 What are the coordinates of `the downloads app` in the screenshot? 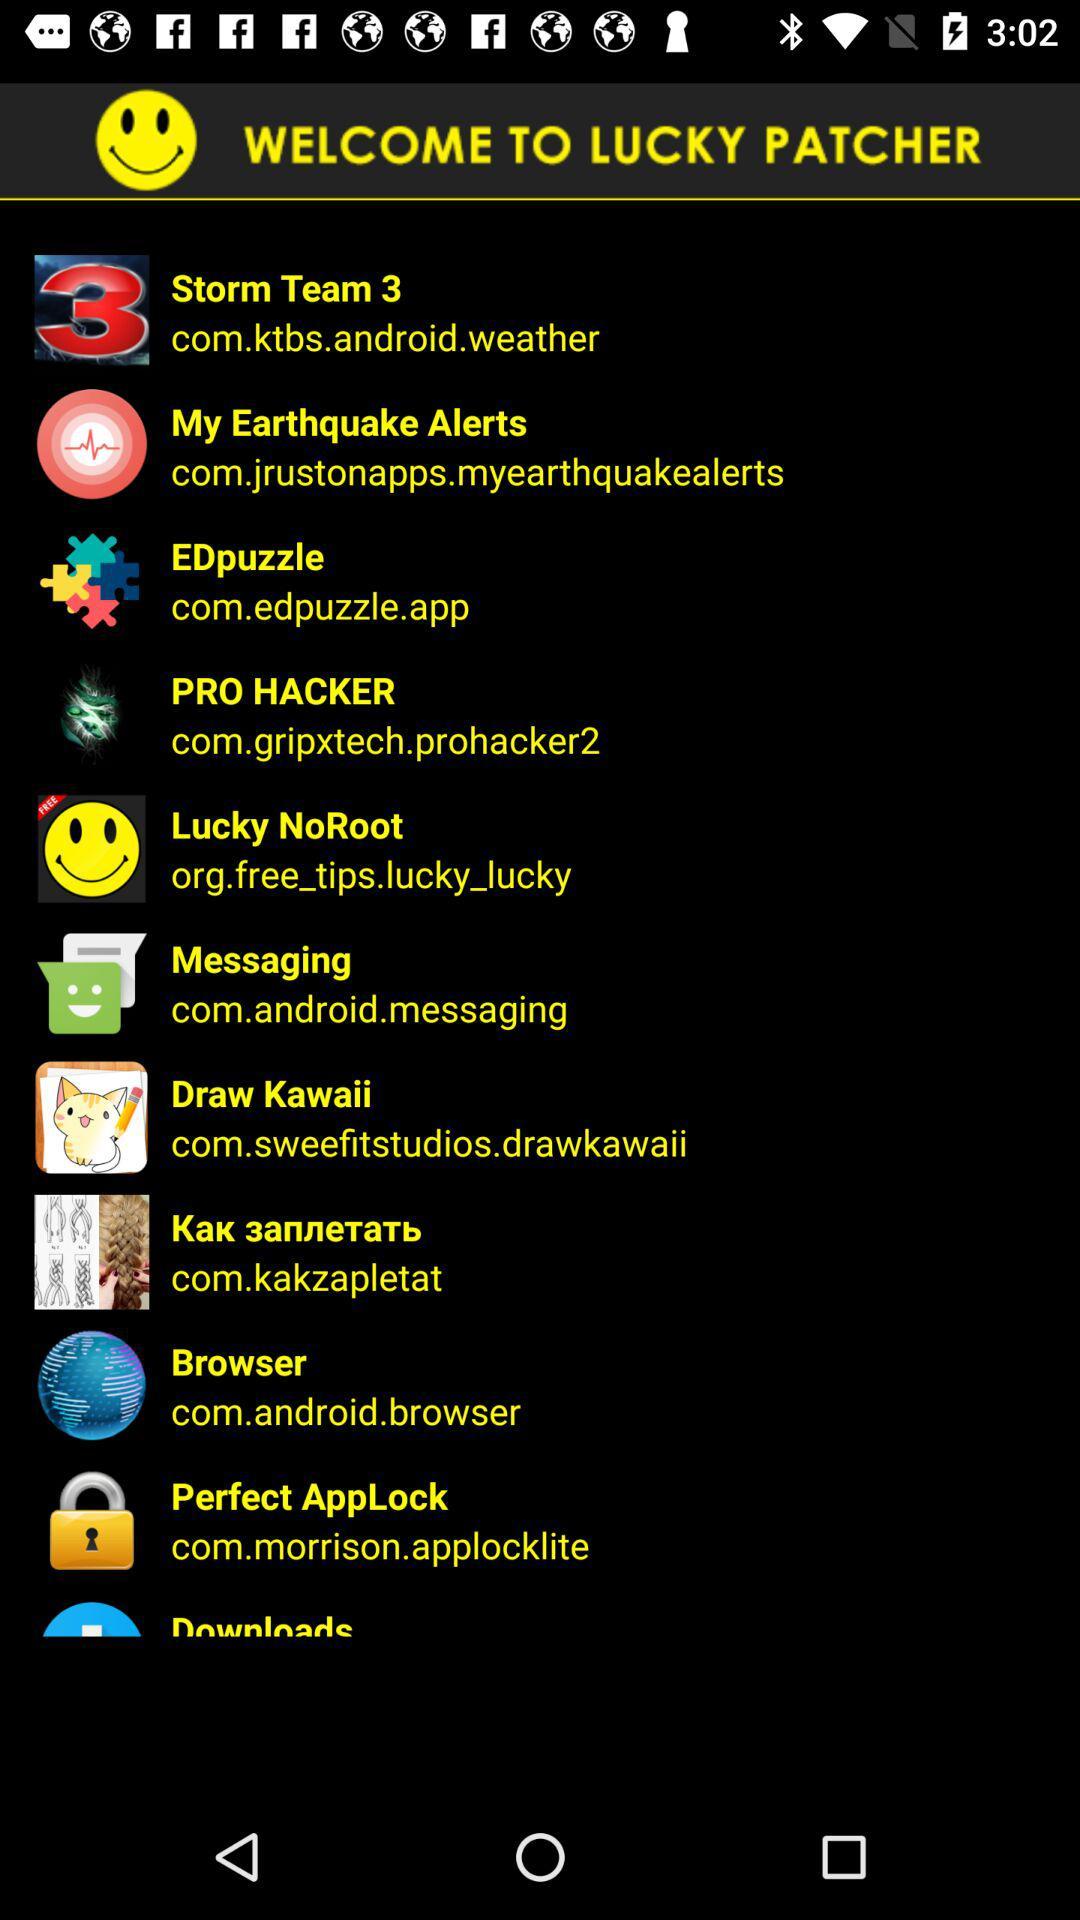 It's located at (611, 1620).